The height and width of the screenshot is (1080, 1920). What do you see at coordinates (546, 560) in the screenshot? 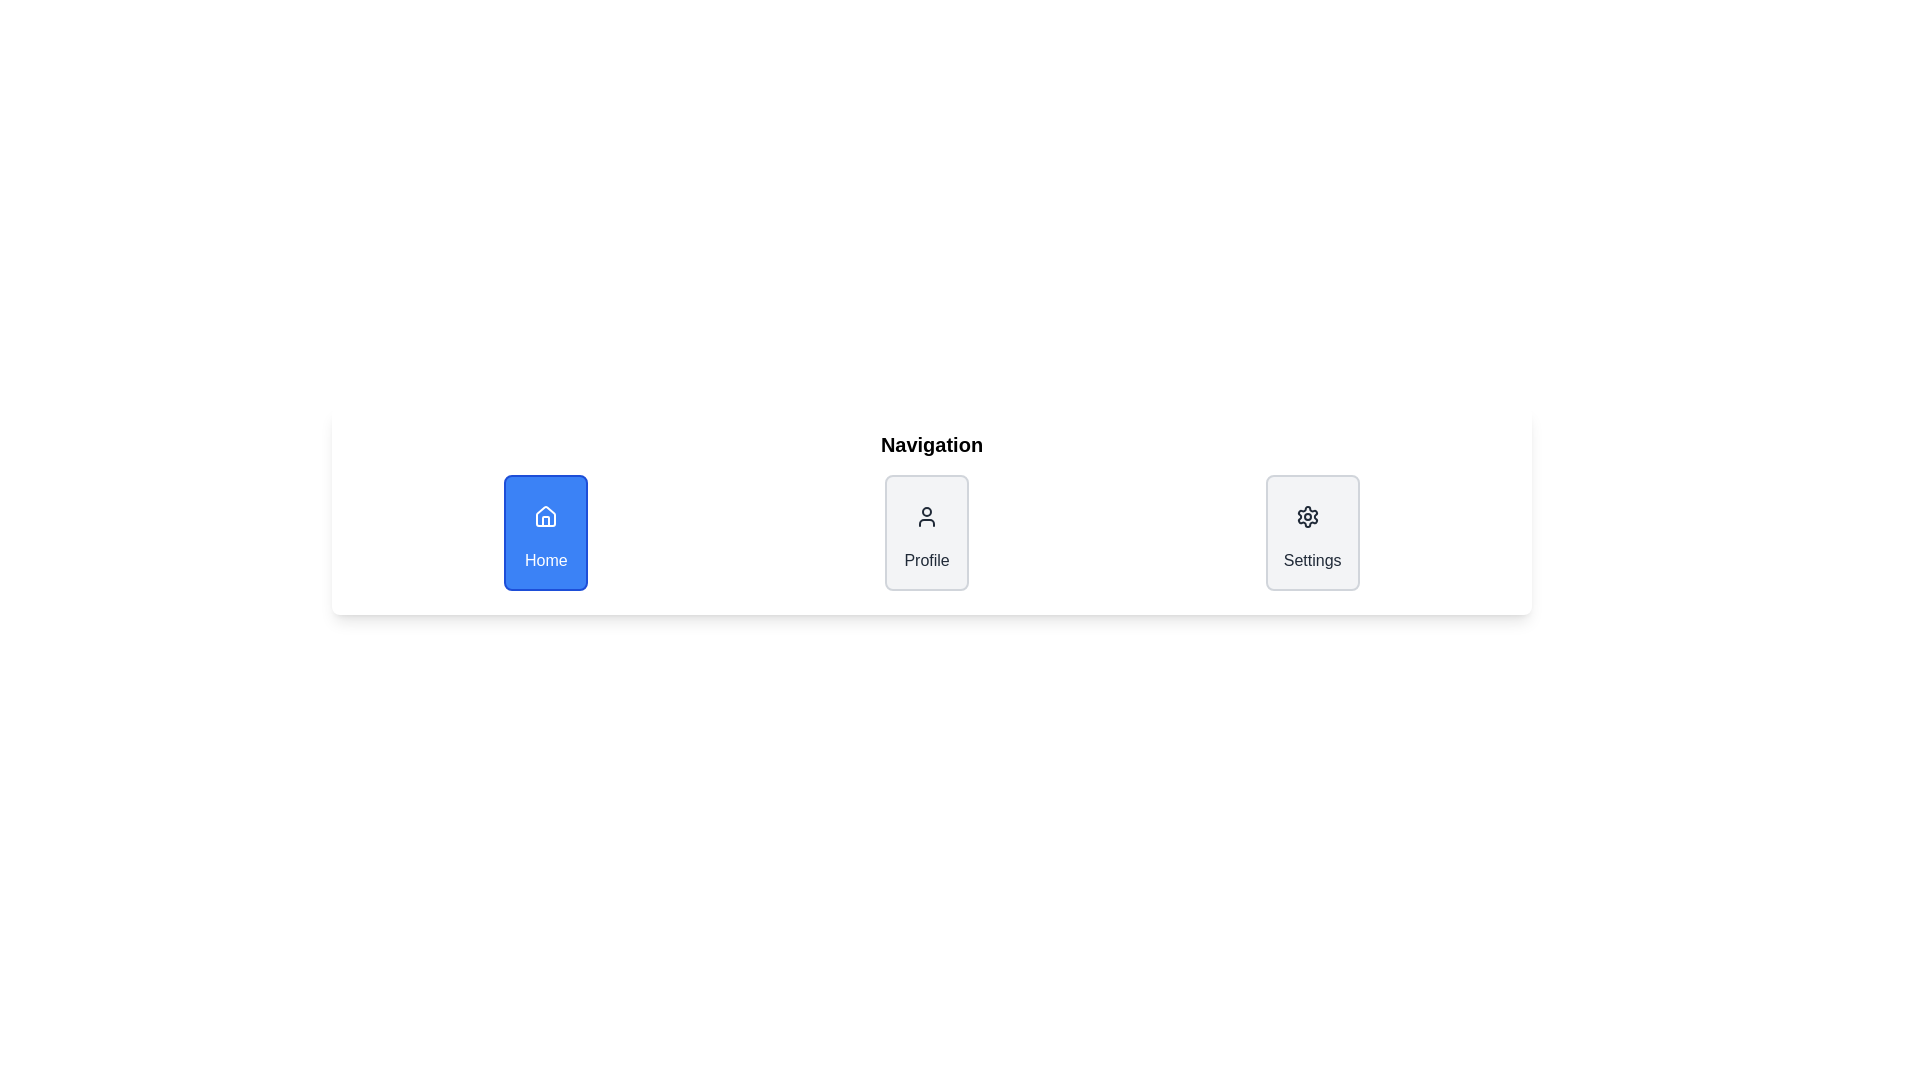
I see `the 'Home' text label, which is styled with a white font against a blue background and located below a house icon in a vertically aligned card` at bounding box center [546, 560].